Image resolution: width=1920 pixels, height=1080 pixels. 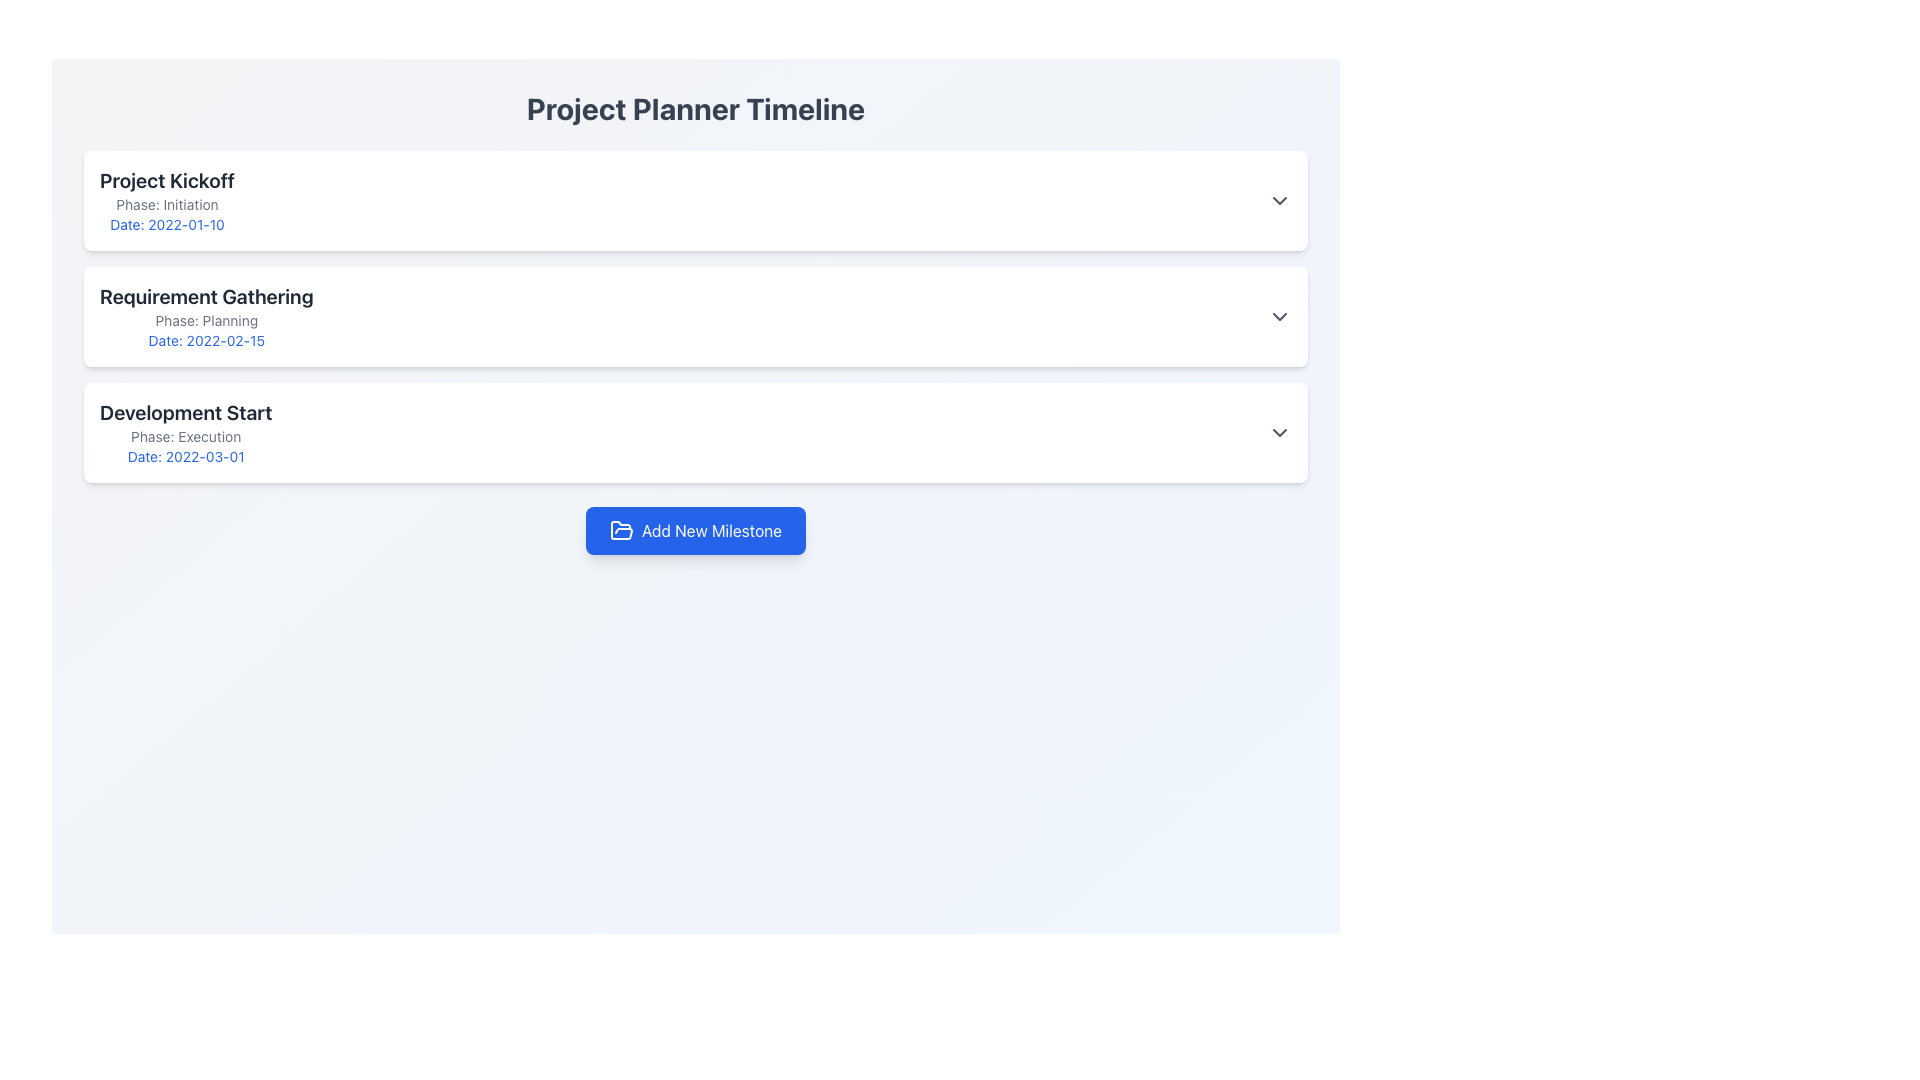 I want to click on the open folder icon located above the 'Add New Milestone' button, so click(x=620, y=529).